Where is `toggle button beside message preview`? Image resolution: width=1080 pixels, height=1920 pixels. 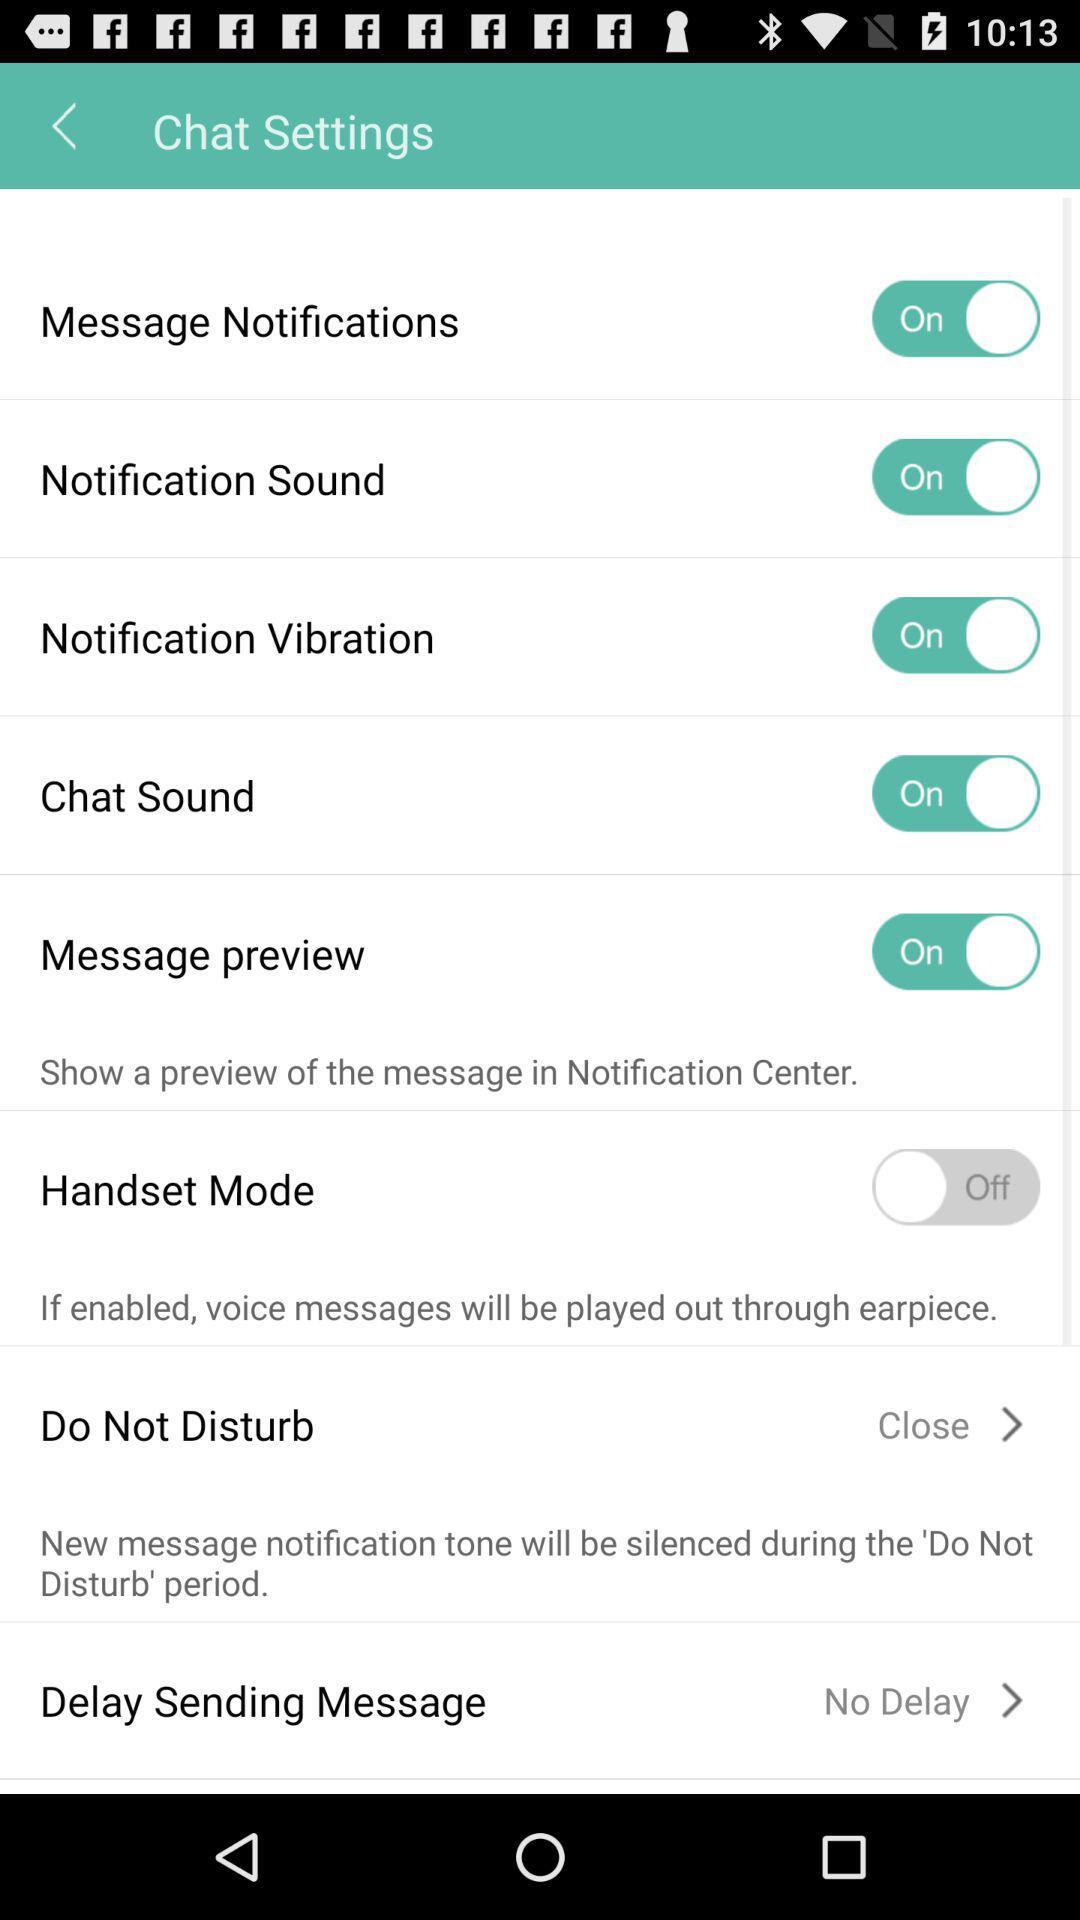
toggle button beside message preview is located at coordinates (955, 952).